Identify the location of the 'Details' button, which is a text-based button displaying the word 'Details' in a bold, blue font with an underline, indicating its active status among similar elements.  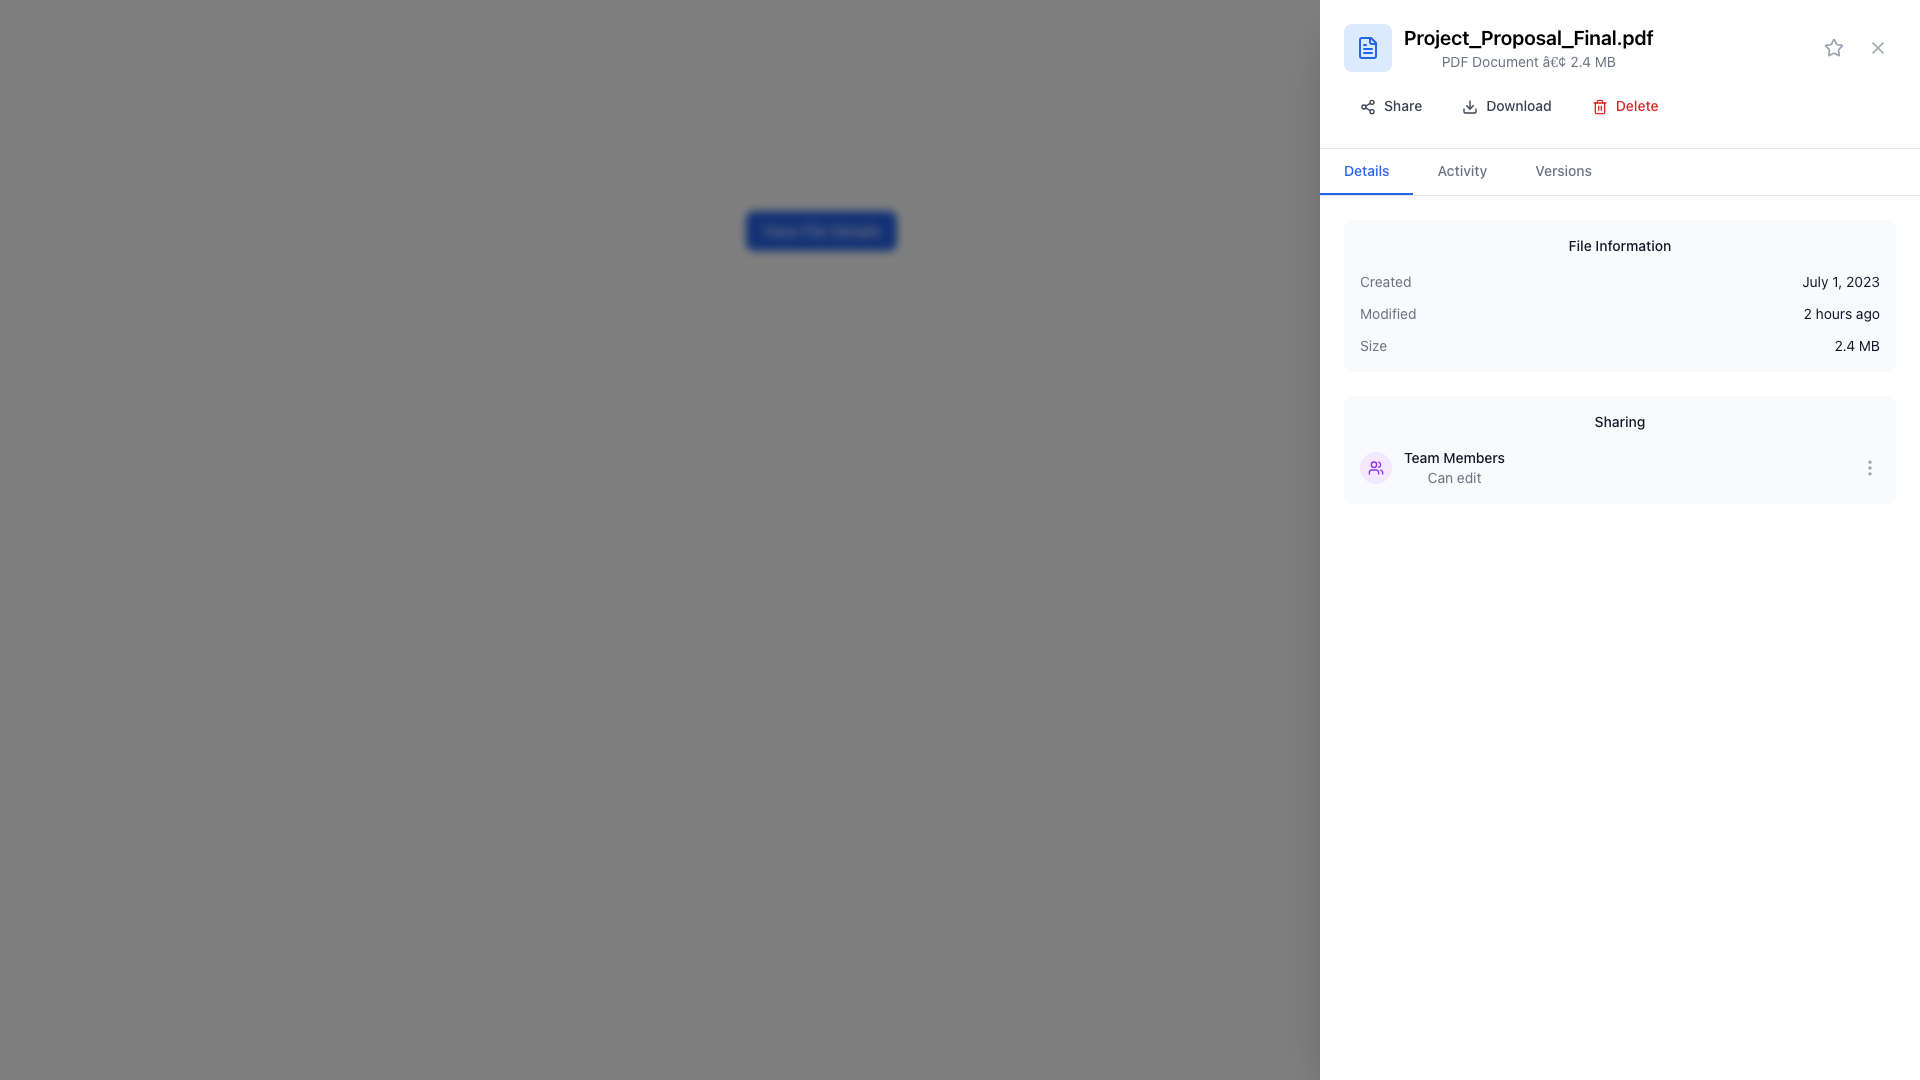
(1365, 171).